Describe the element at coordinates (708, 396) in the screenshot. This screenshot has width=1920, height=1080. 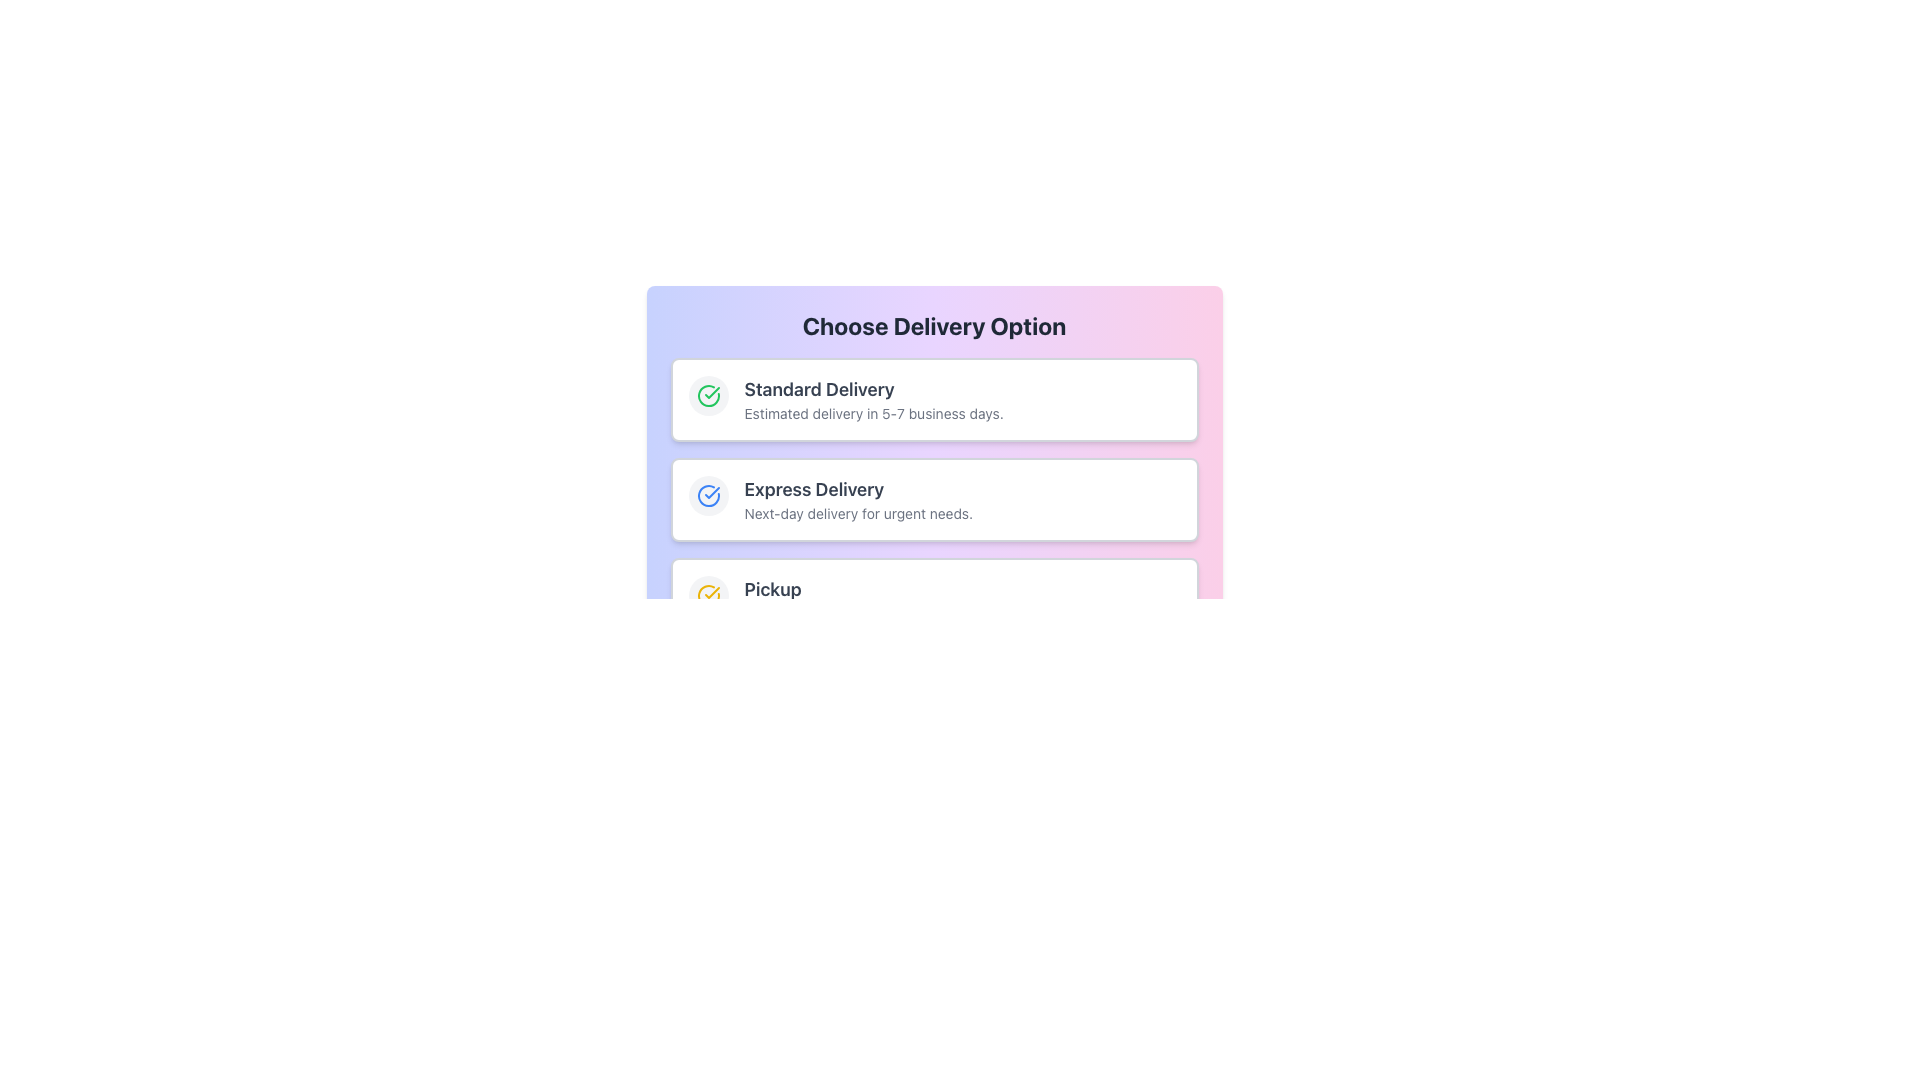
I see `the 'Standard Delivery' indicator icon located in the first list item of the 'Choose Delivery Option' card component` at that location.